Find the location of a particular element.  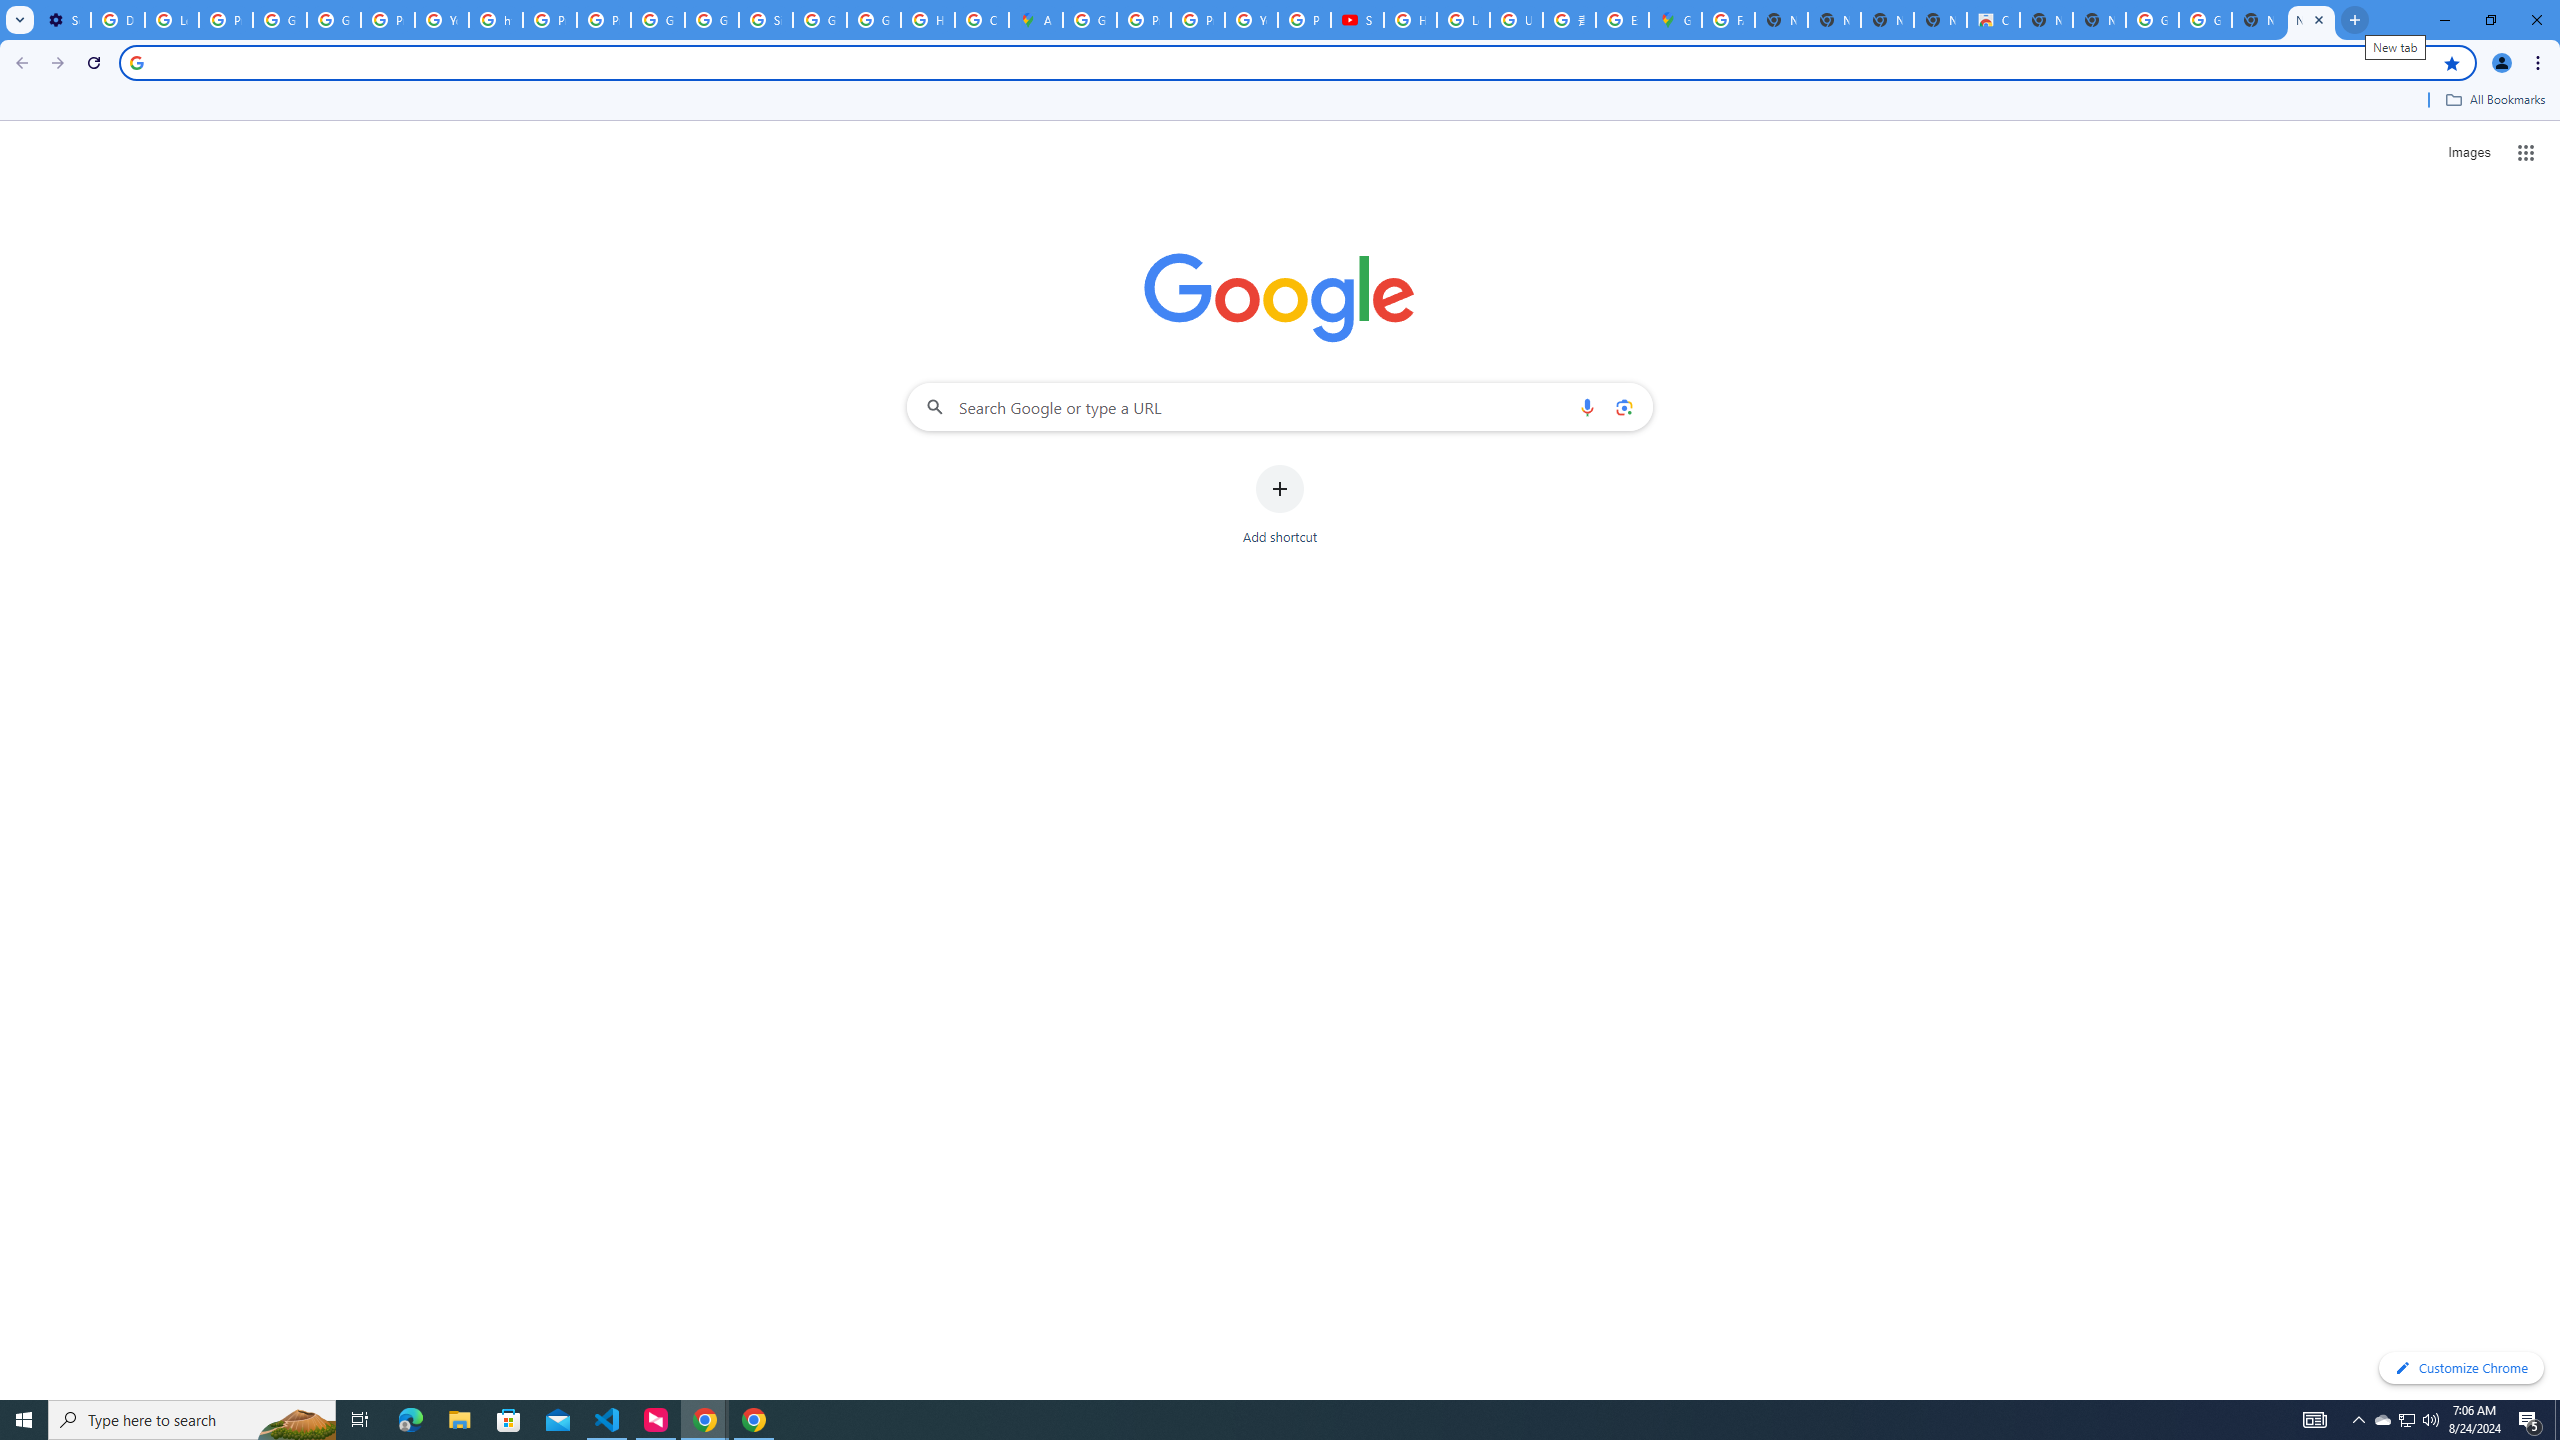

'How Chrome protects your passwords - Google Chrome Help' is located at coordinates (1410, 19).